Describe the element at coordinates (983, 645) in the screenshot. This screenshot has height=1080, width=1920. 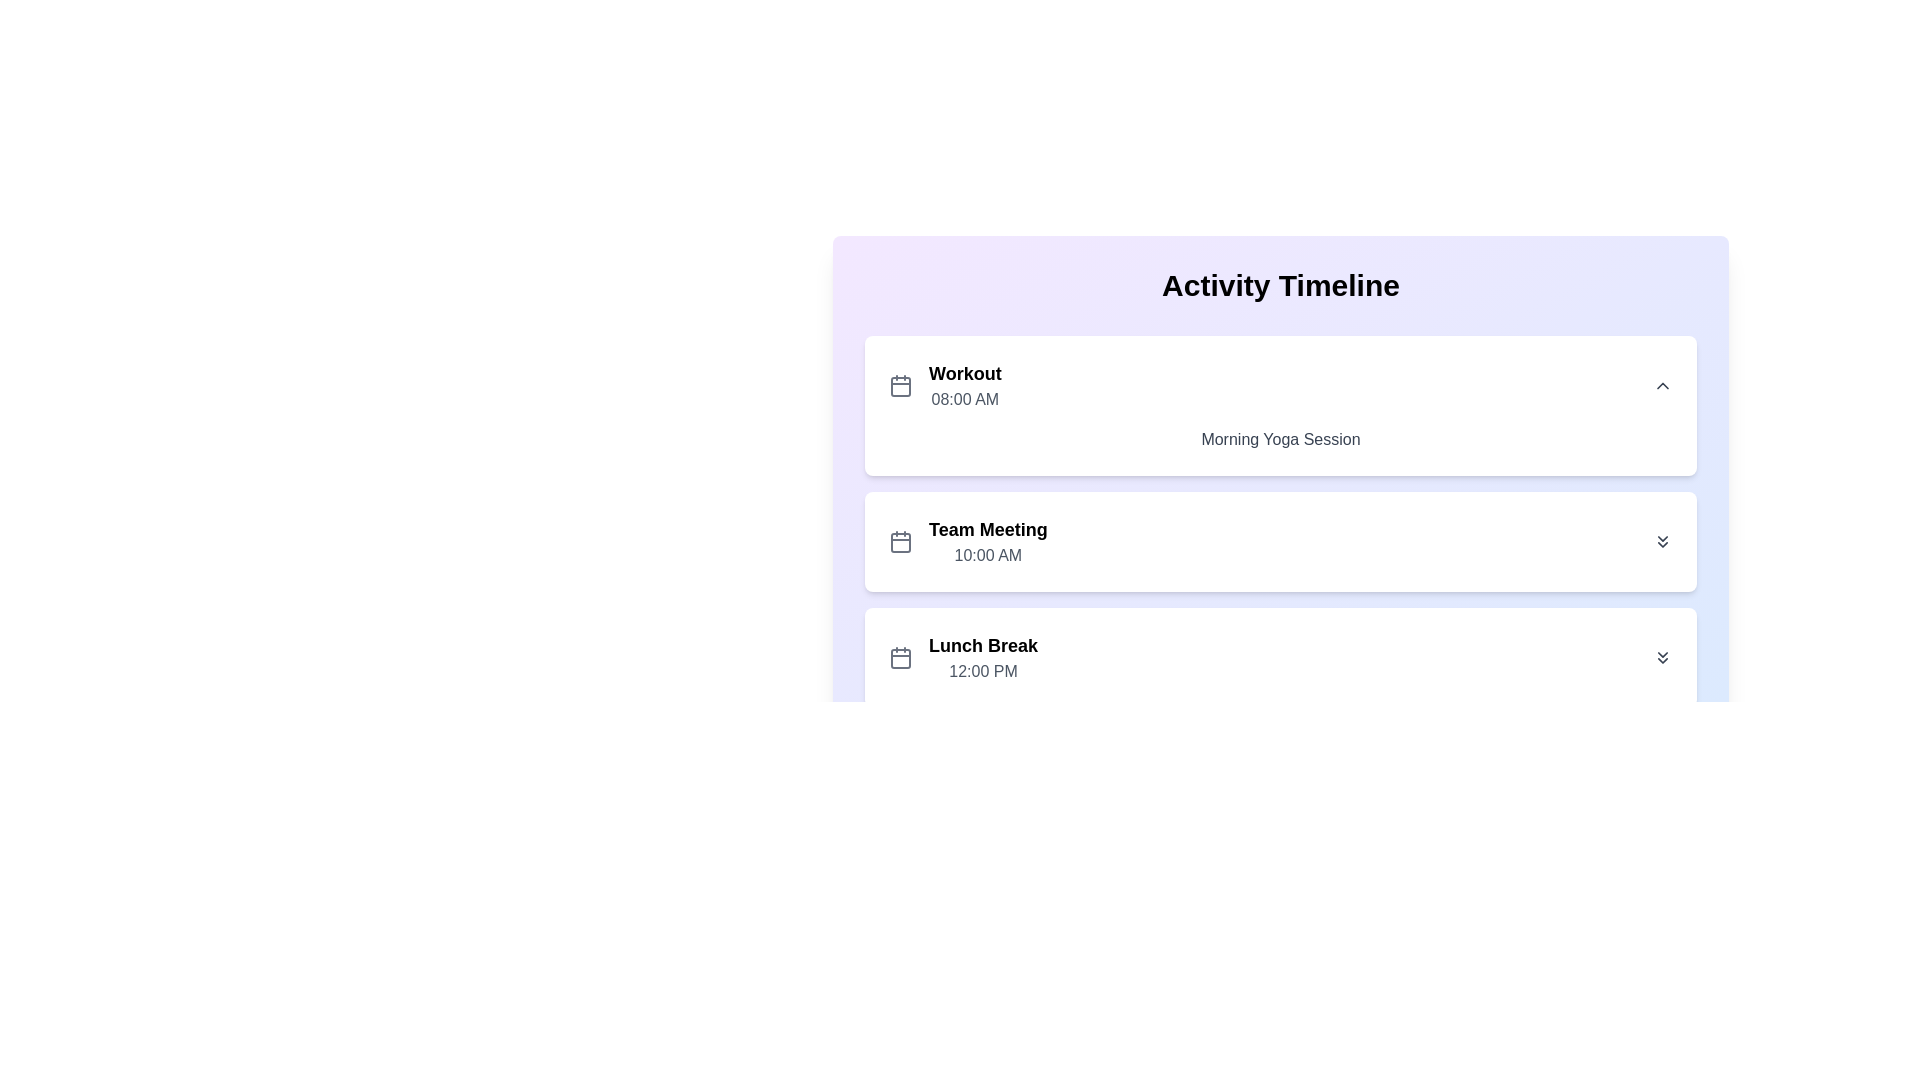
I see `the static text label that serves as the title for the 'Lunch Break' entry in the timeline` at that location.